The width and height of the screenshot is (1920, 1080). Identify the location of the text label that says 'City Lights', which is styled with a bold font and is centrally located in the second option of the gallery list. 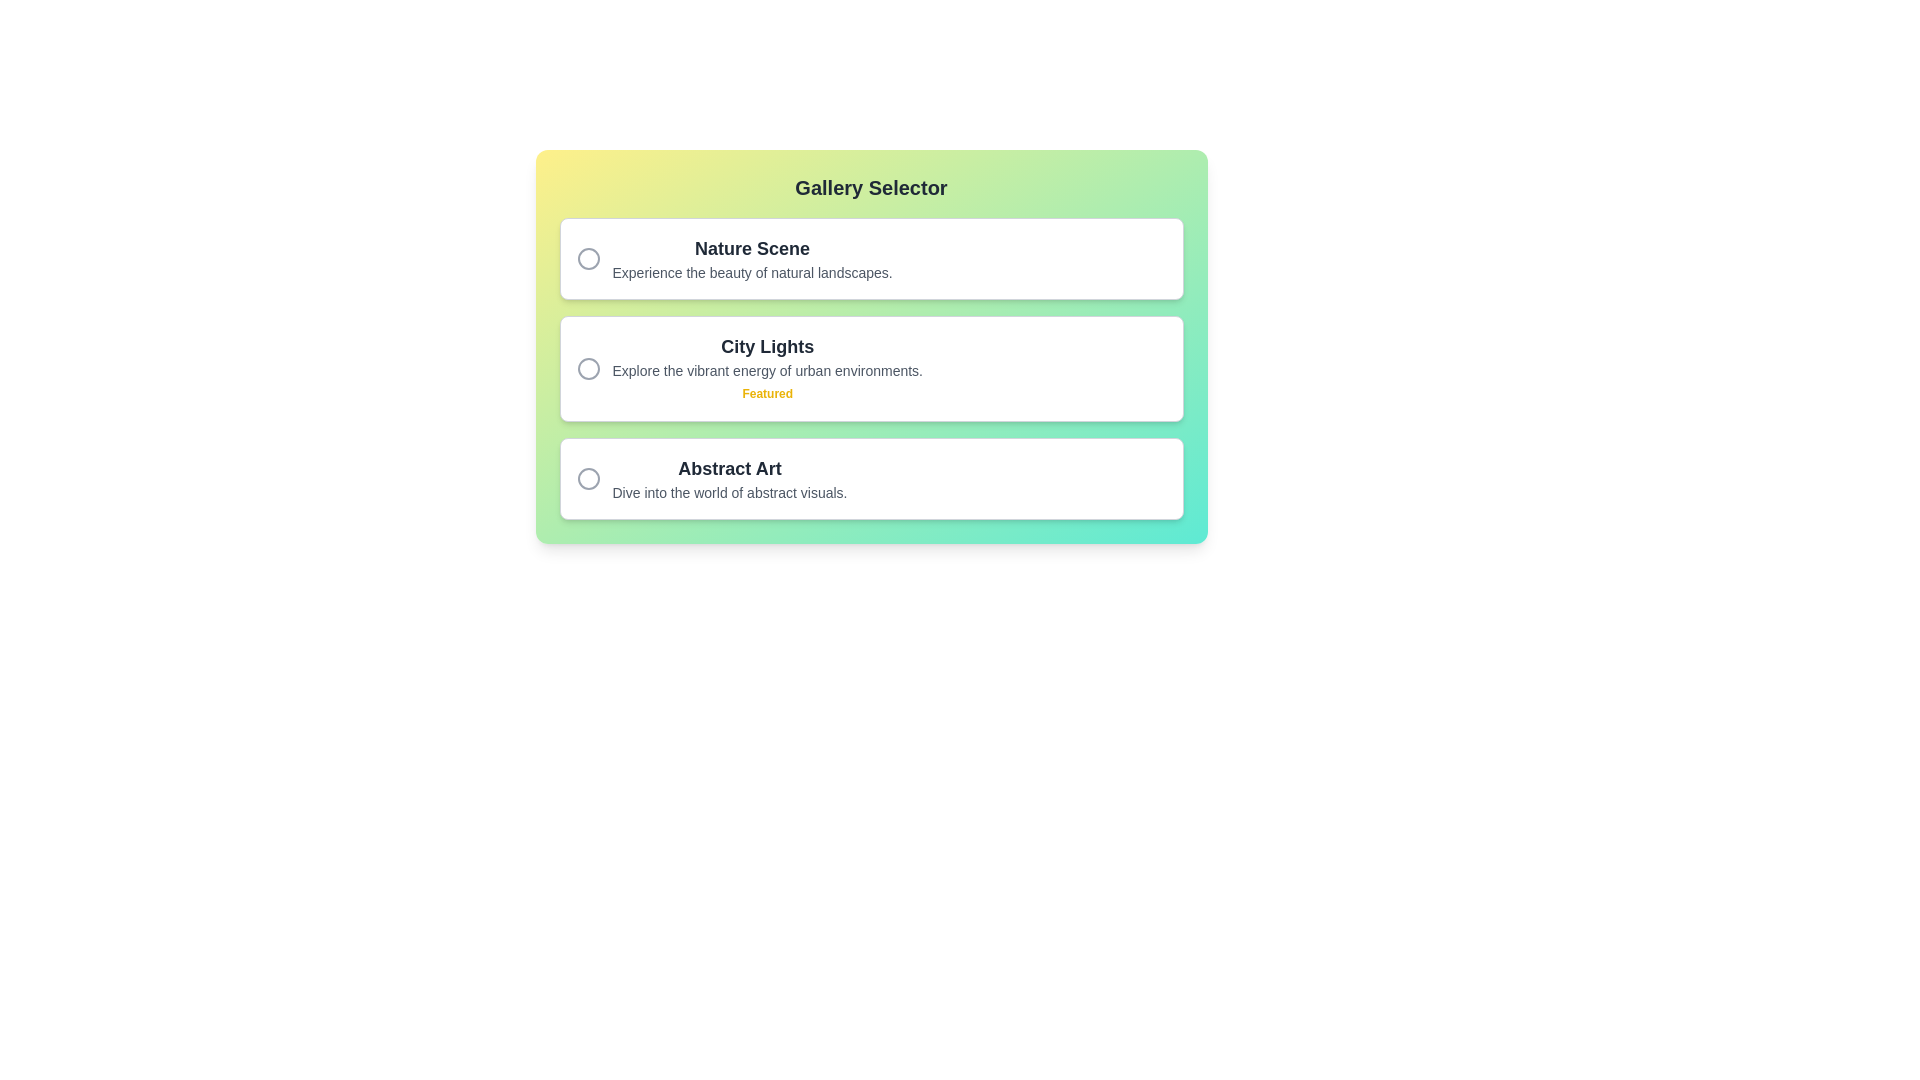
(766, 346).